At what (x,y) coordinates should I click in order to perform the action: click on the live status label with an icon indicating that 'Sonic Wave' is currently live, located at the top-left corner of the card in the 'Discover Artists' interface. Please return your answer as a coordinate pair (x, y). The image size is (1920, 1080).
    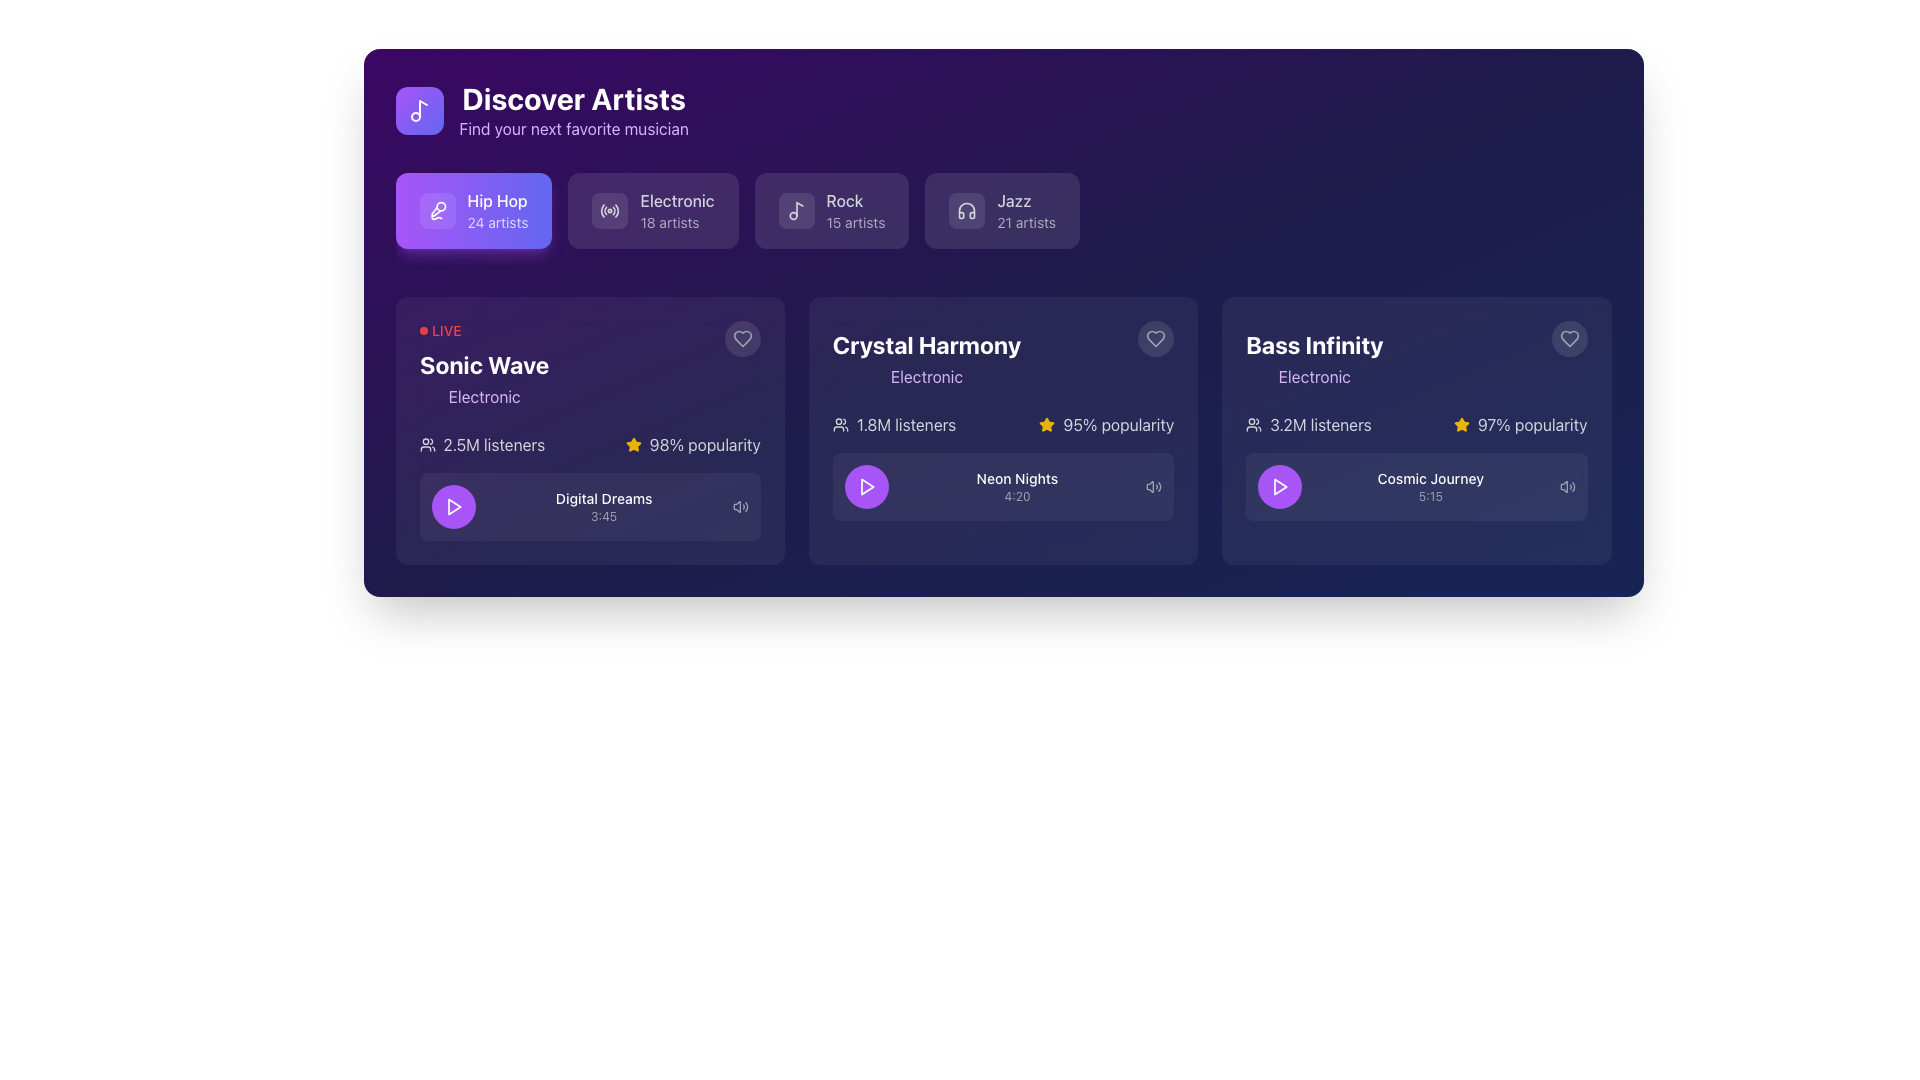
    Looking at the image, I should click on (439, 330).